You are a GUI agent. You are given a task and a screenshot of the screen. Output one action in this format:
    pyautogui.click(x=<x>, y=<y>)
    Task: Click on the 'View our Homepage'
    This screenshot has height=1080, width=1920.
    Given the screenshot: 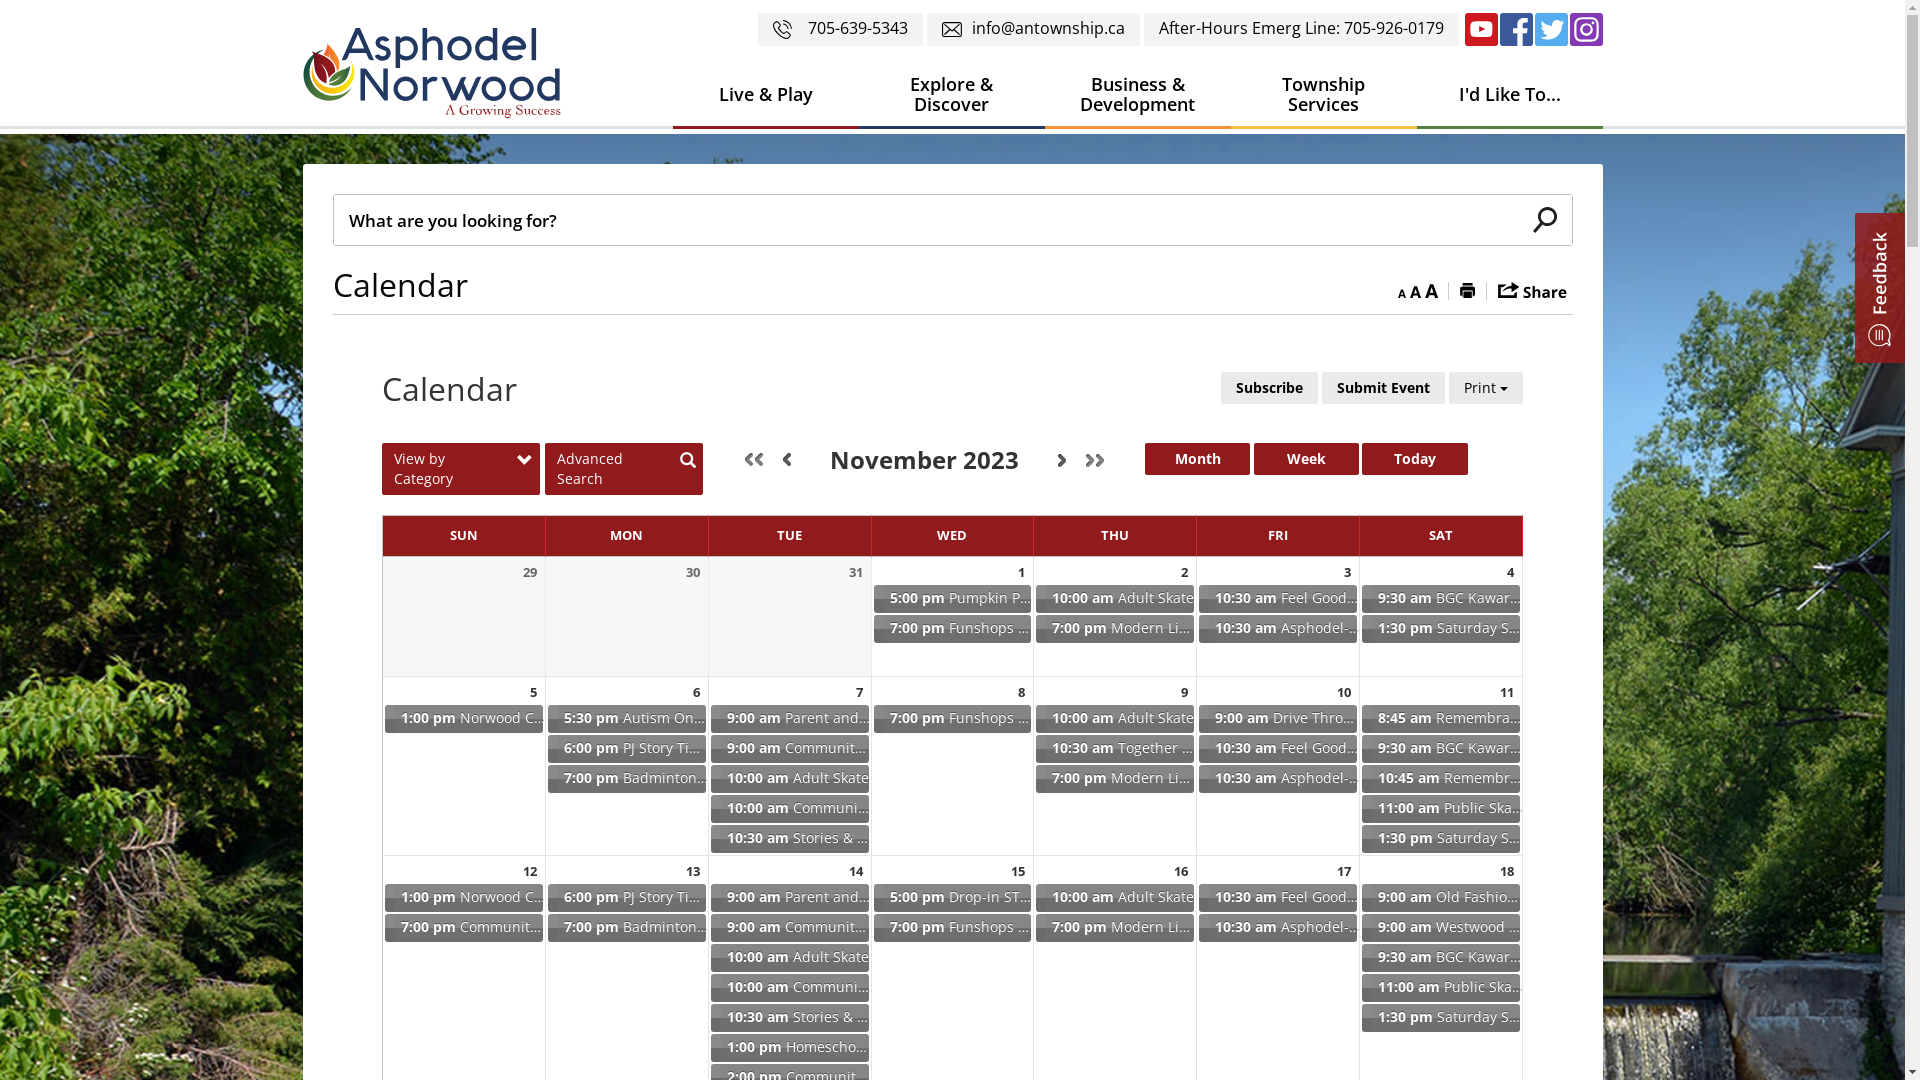 What is the action you would take?
    pyautogui.click(x=437, y=77)
    